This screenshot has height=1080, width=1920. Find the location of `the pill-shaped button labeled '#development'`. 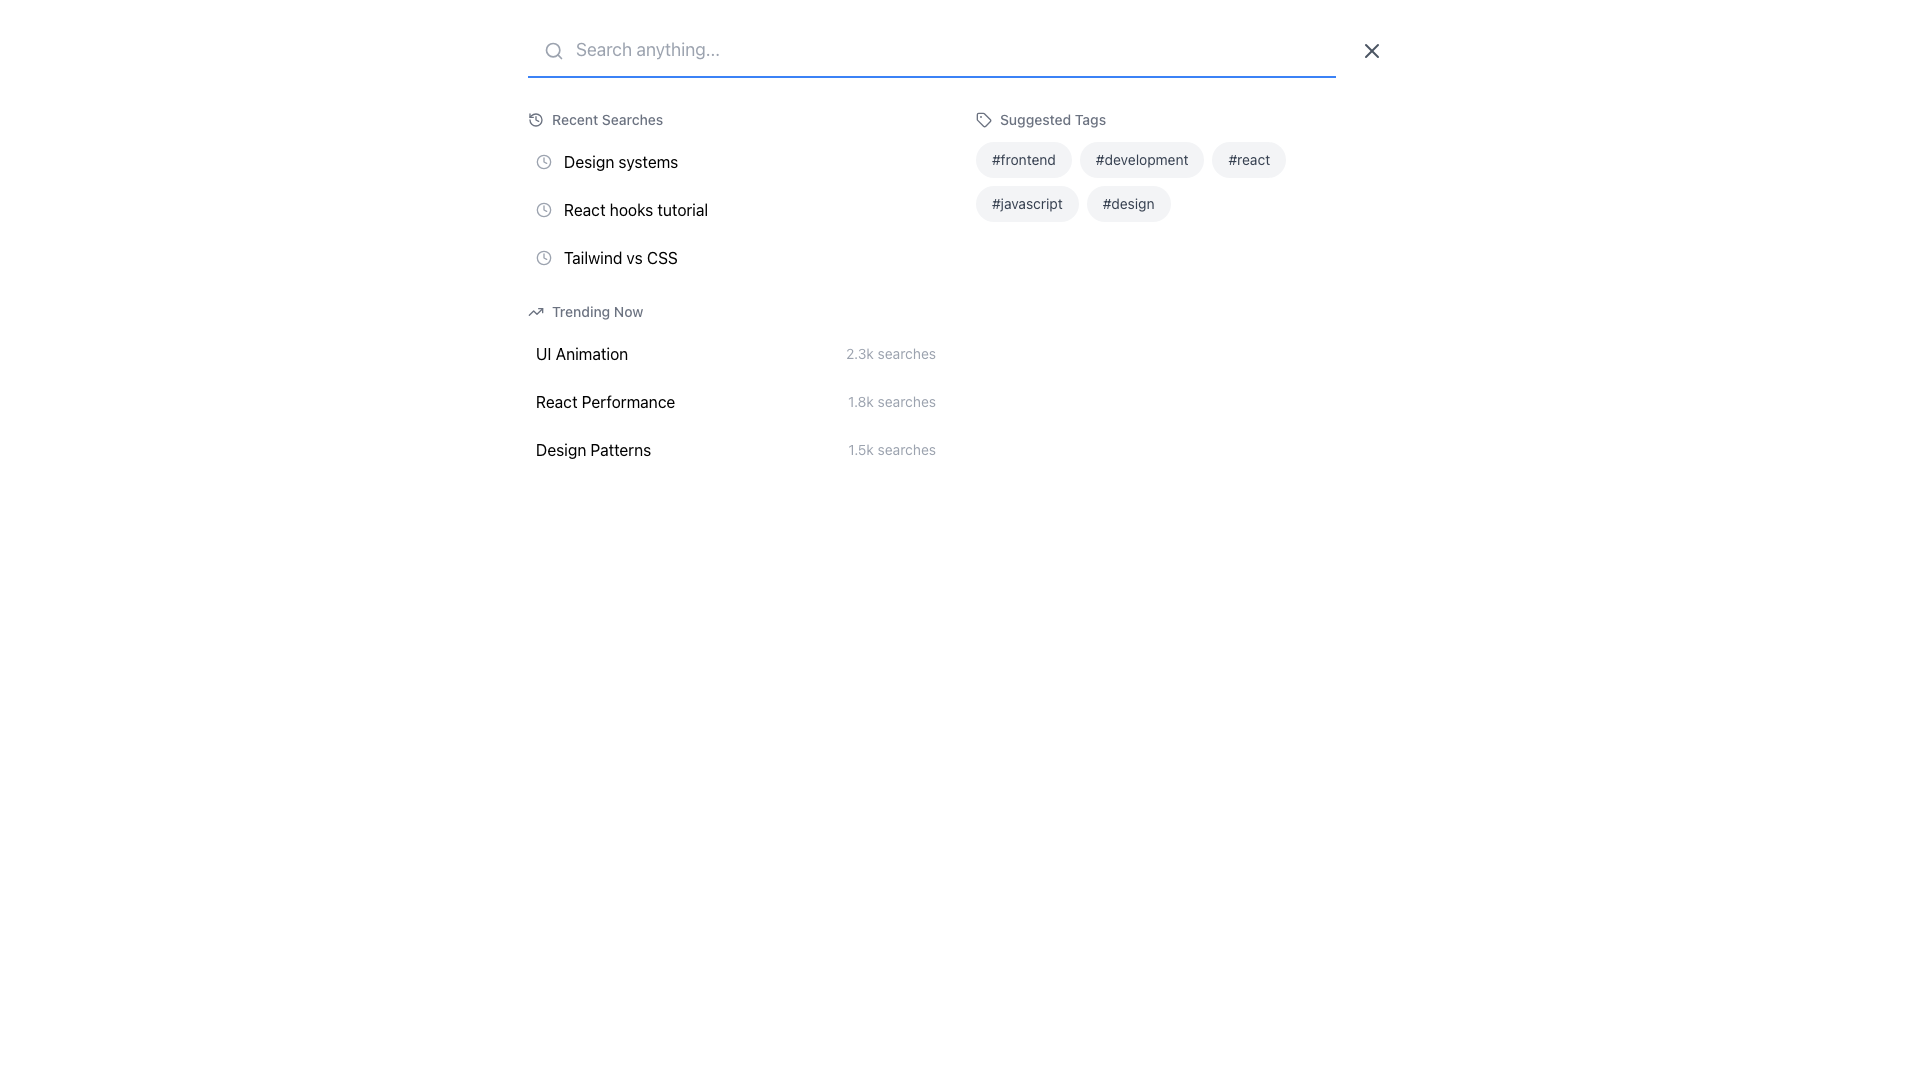

the pill-shaped button labeled '#development' is located at coordinates (1142, 158).